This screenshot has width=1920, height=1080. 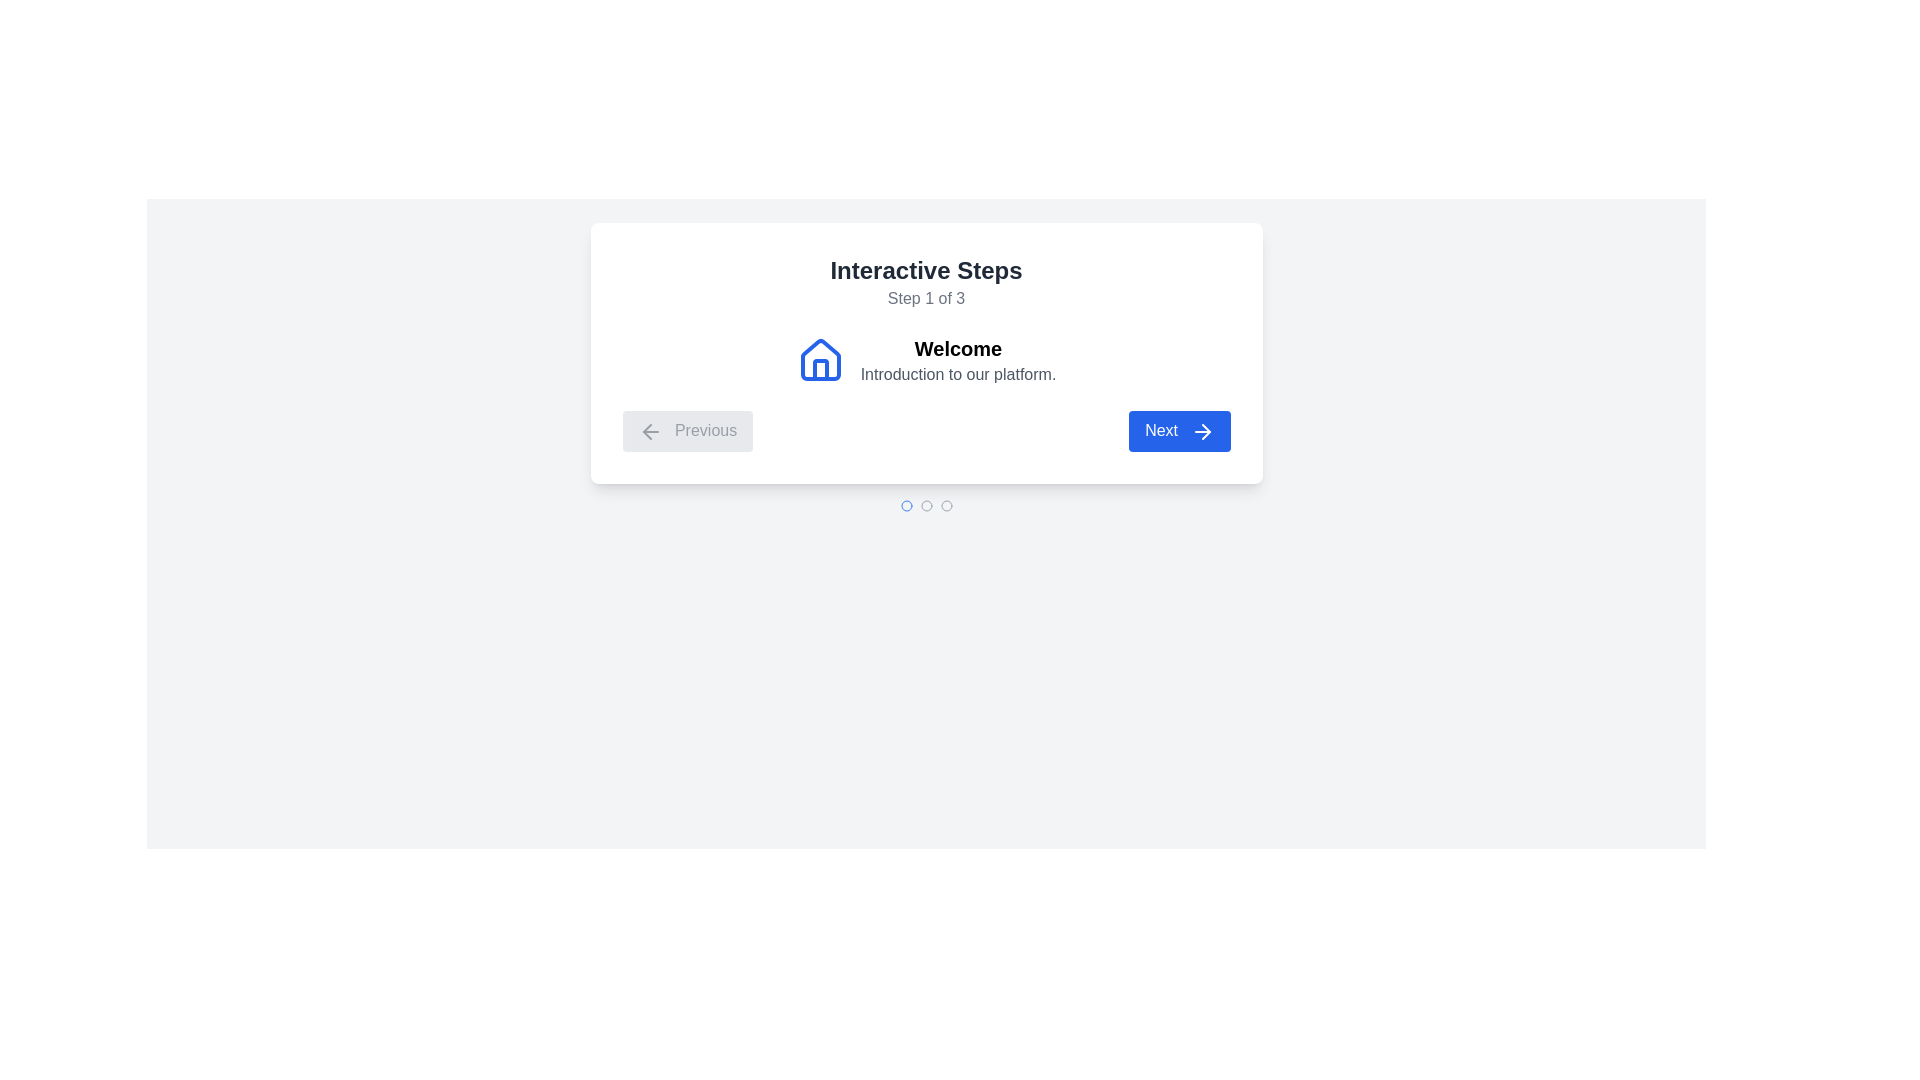 What do you see at coordinates (1201, 430) in the screenshot?
I see `the progression icon located on the far-right side of the 'Next' button in the lower-right corner of the central card to enhance accessibility` at bounding box center [1201, 430].